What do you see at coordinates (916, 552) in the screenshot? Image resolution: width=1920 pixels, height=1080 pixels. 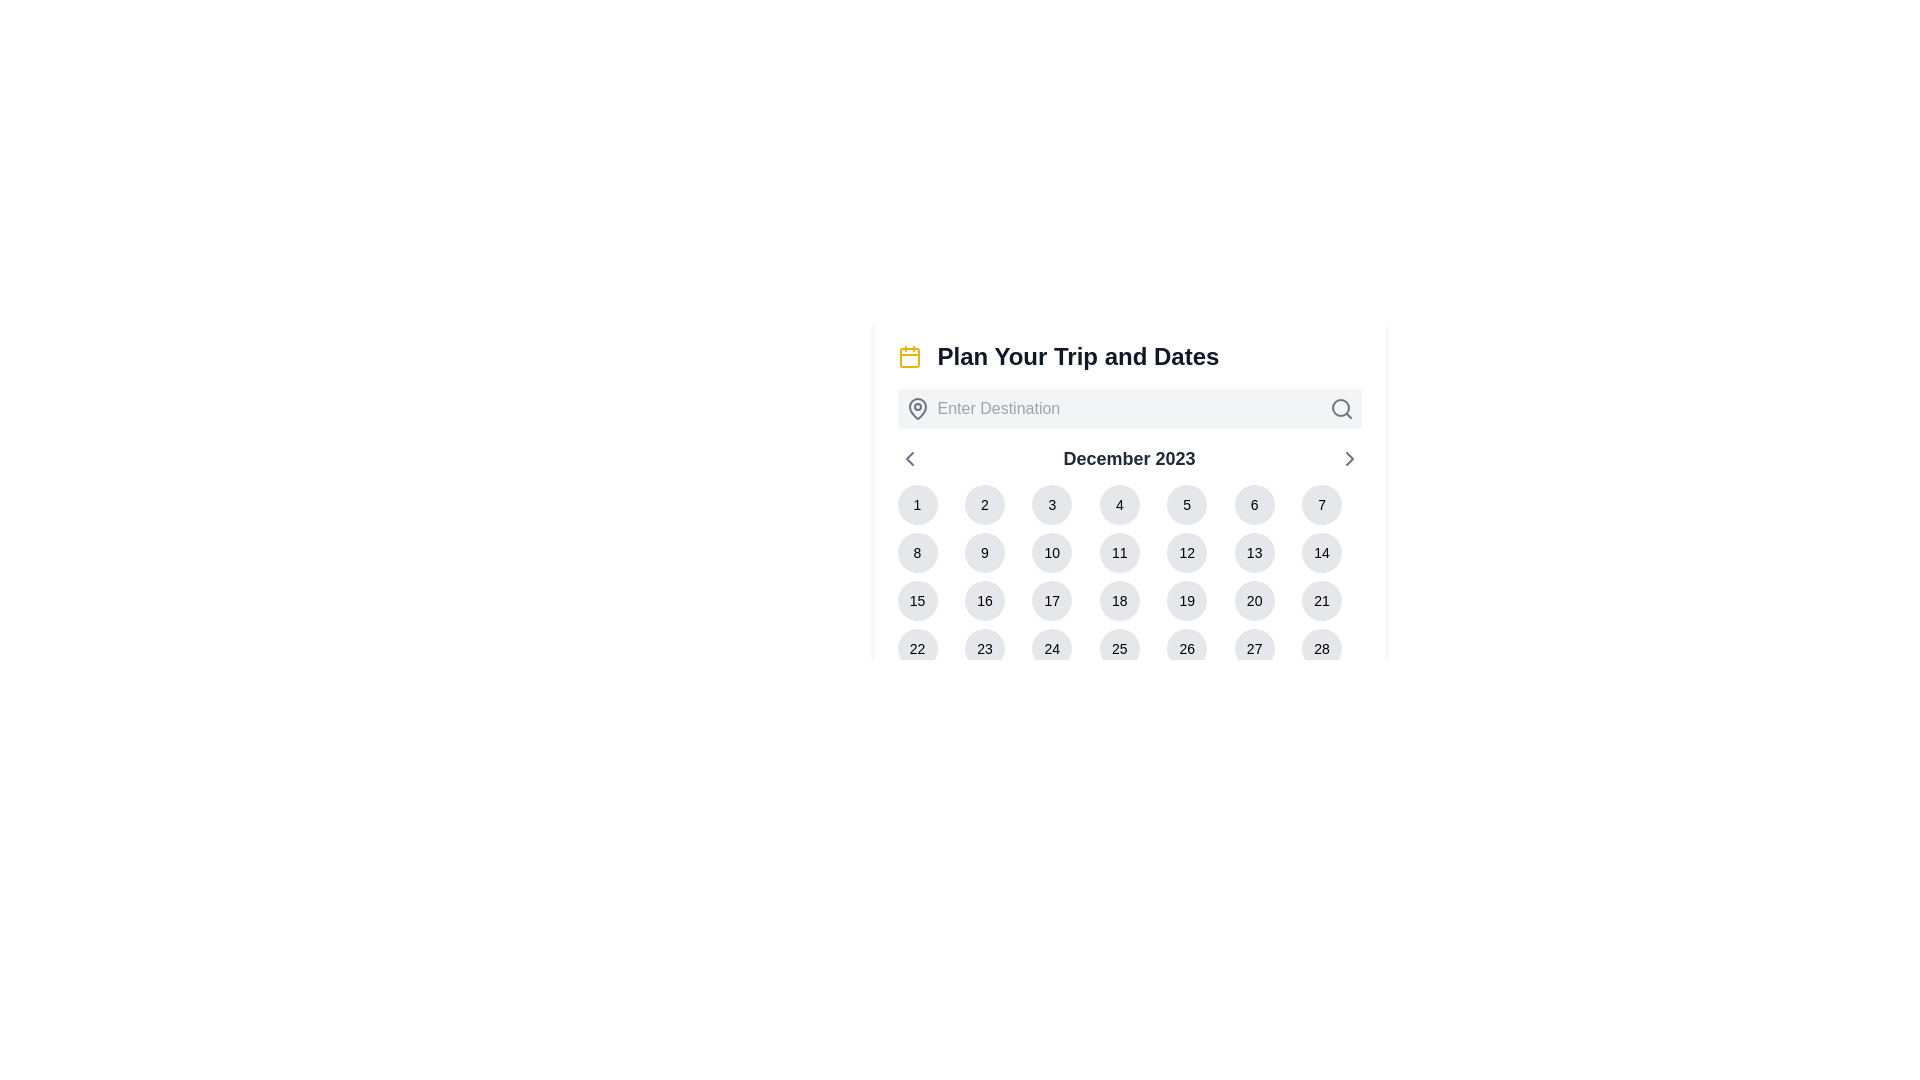 I see `the circular button with a light gray background and the number '8'` at bounding box center [916, 552].